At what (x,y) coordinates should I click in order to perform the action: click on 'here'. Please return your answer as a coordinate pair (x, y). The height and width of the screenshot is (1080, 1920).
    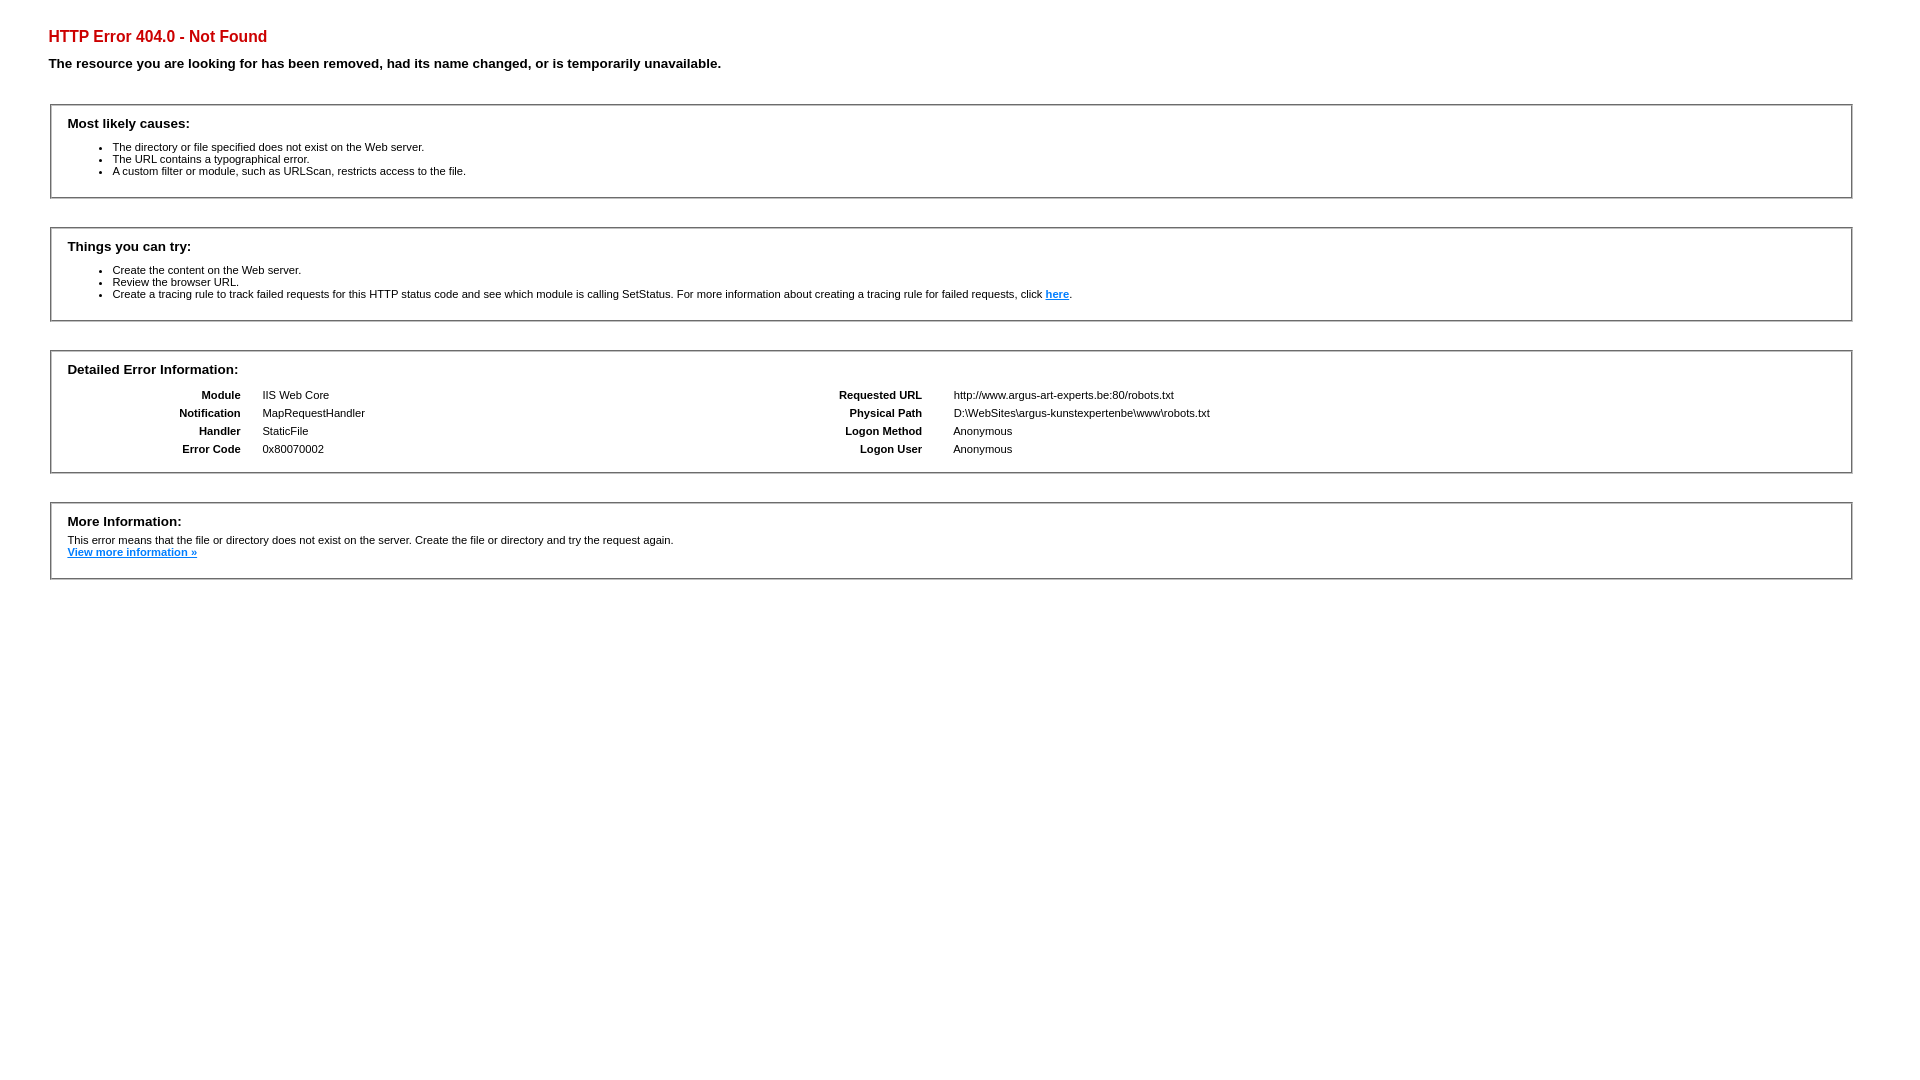
    Looking at the image, I should click on (1056, 293).